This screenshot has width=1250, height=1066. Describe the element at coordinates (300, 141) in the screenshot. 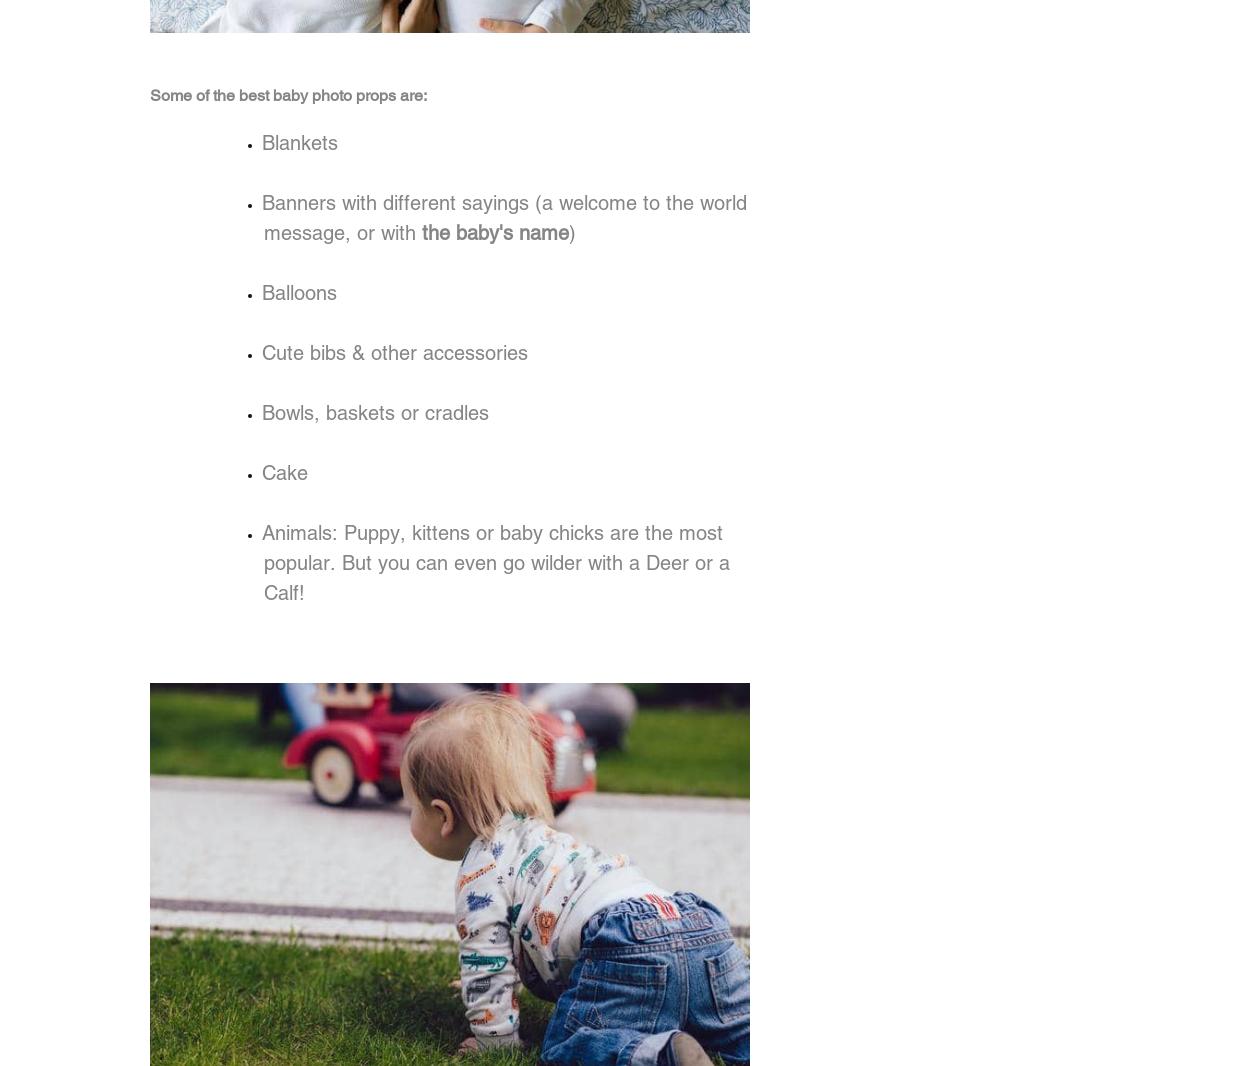

I see `'Blankets'` at that location.